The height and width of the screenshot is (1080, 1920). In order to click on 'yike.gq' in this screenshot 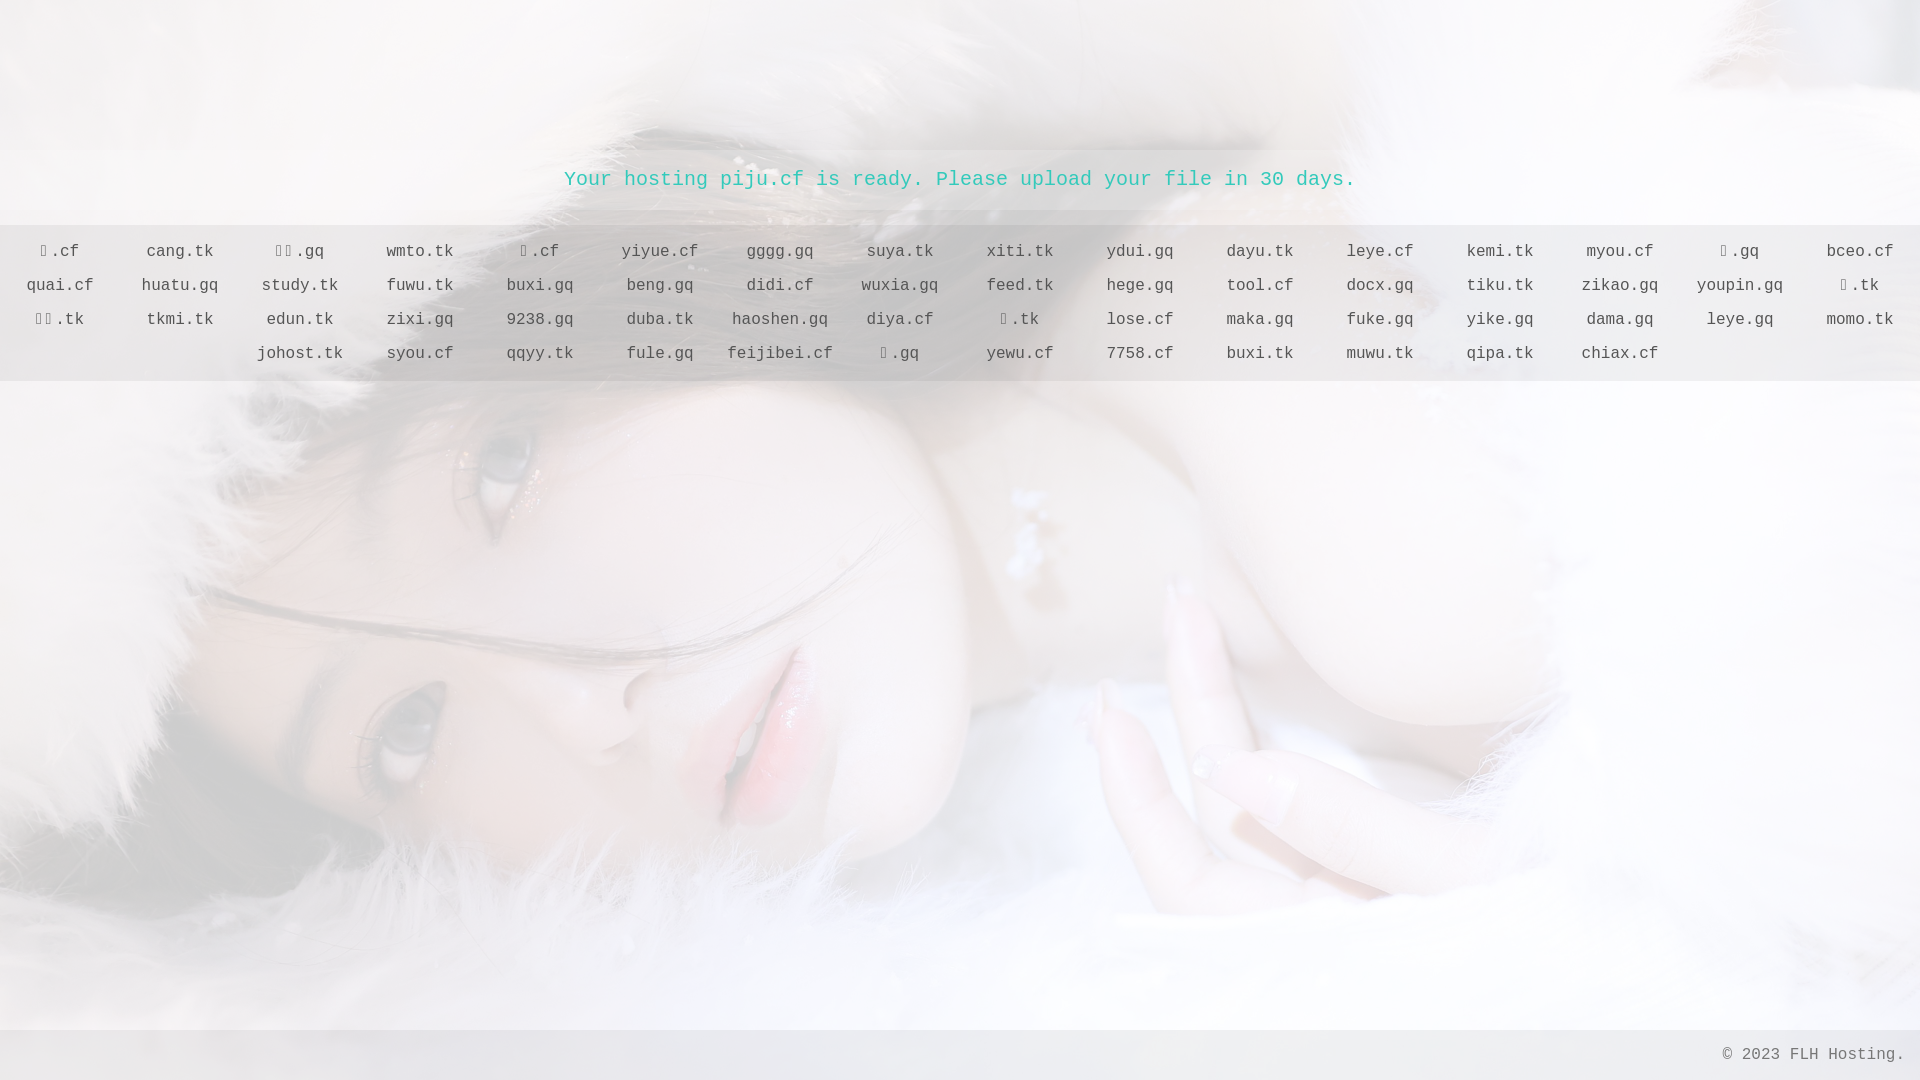, I will do `click(1499, 319)`.